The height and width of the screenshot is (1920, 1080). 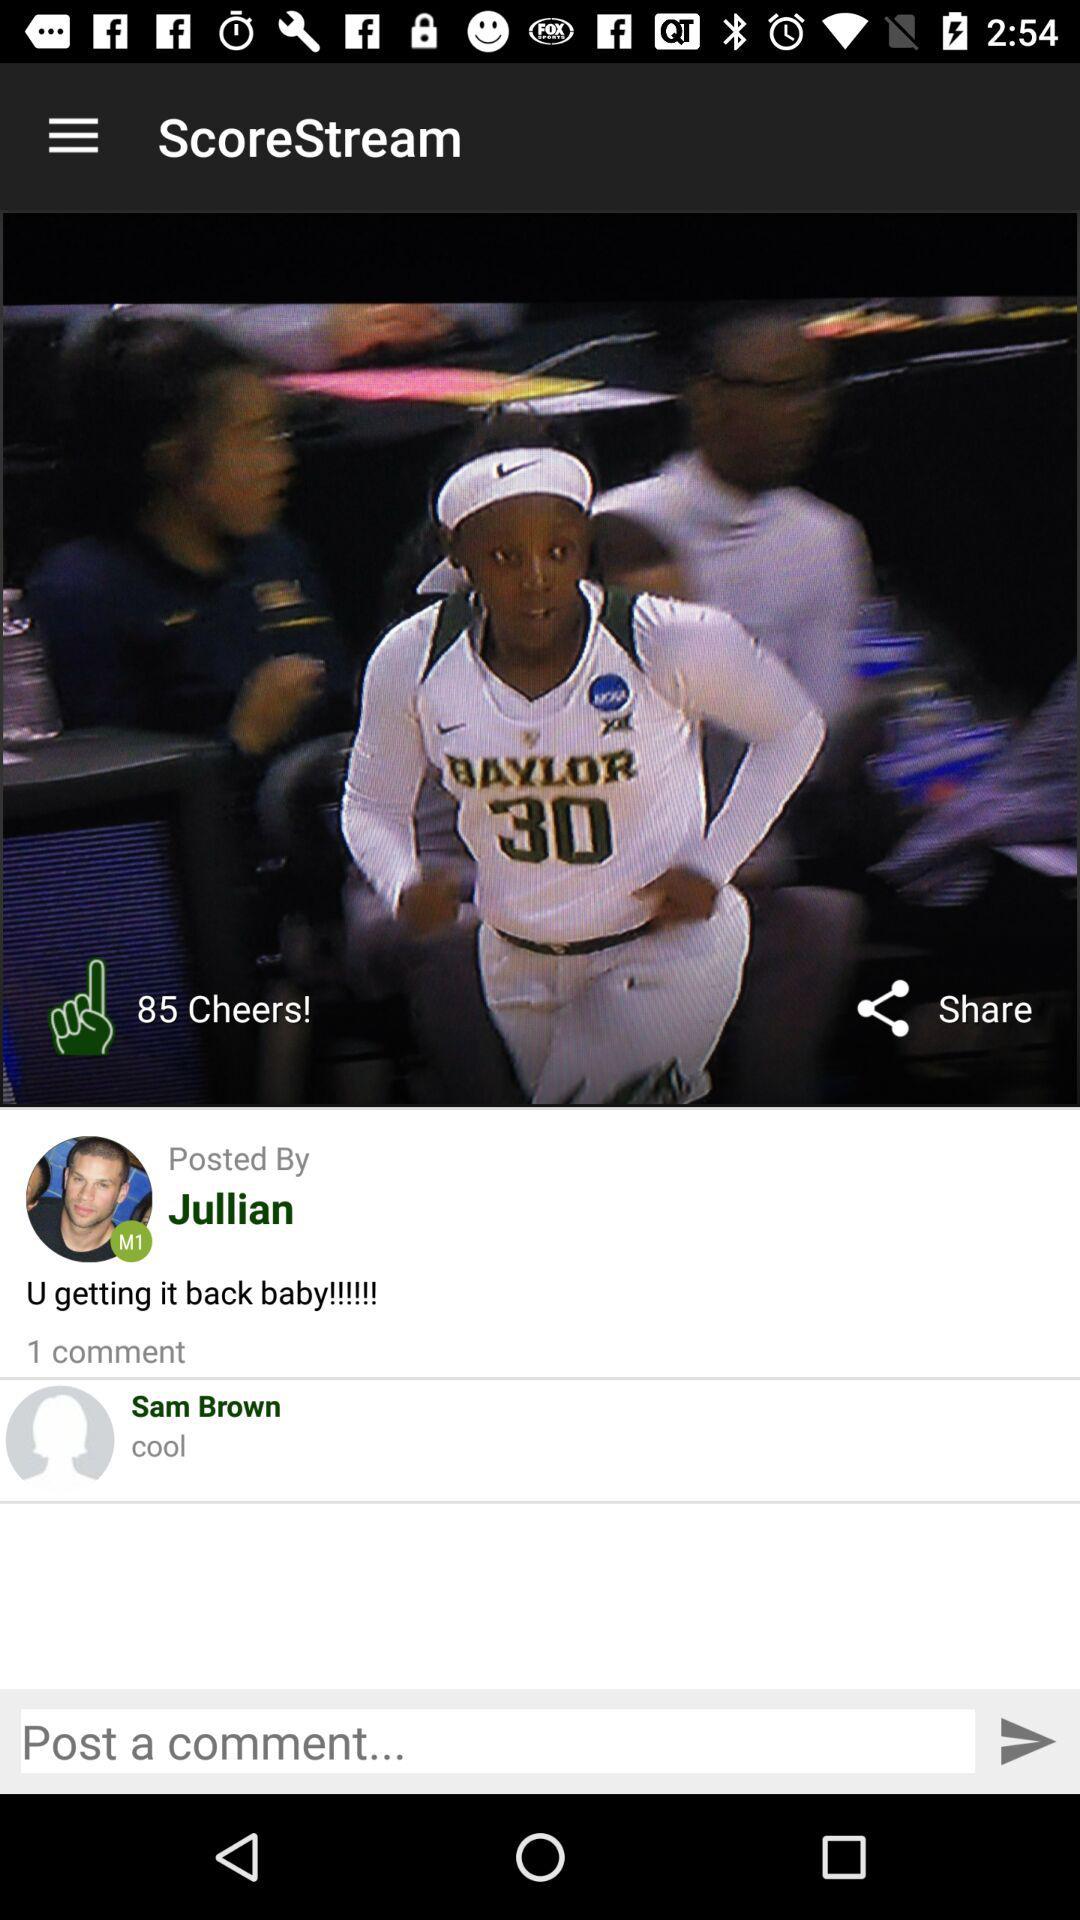 What do you see at coordinates (131, 1240) in the screenshot?
I see `item above u getting it icon` at bounding box center [131, 1240].